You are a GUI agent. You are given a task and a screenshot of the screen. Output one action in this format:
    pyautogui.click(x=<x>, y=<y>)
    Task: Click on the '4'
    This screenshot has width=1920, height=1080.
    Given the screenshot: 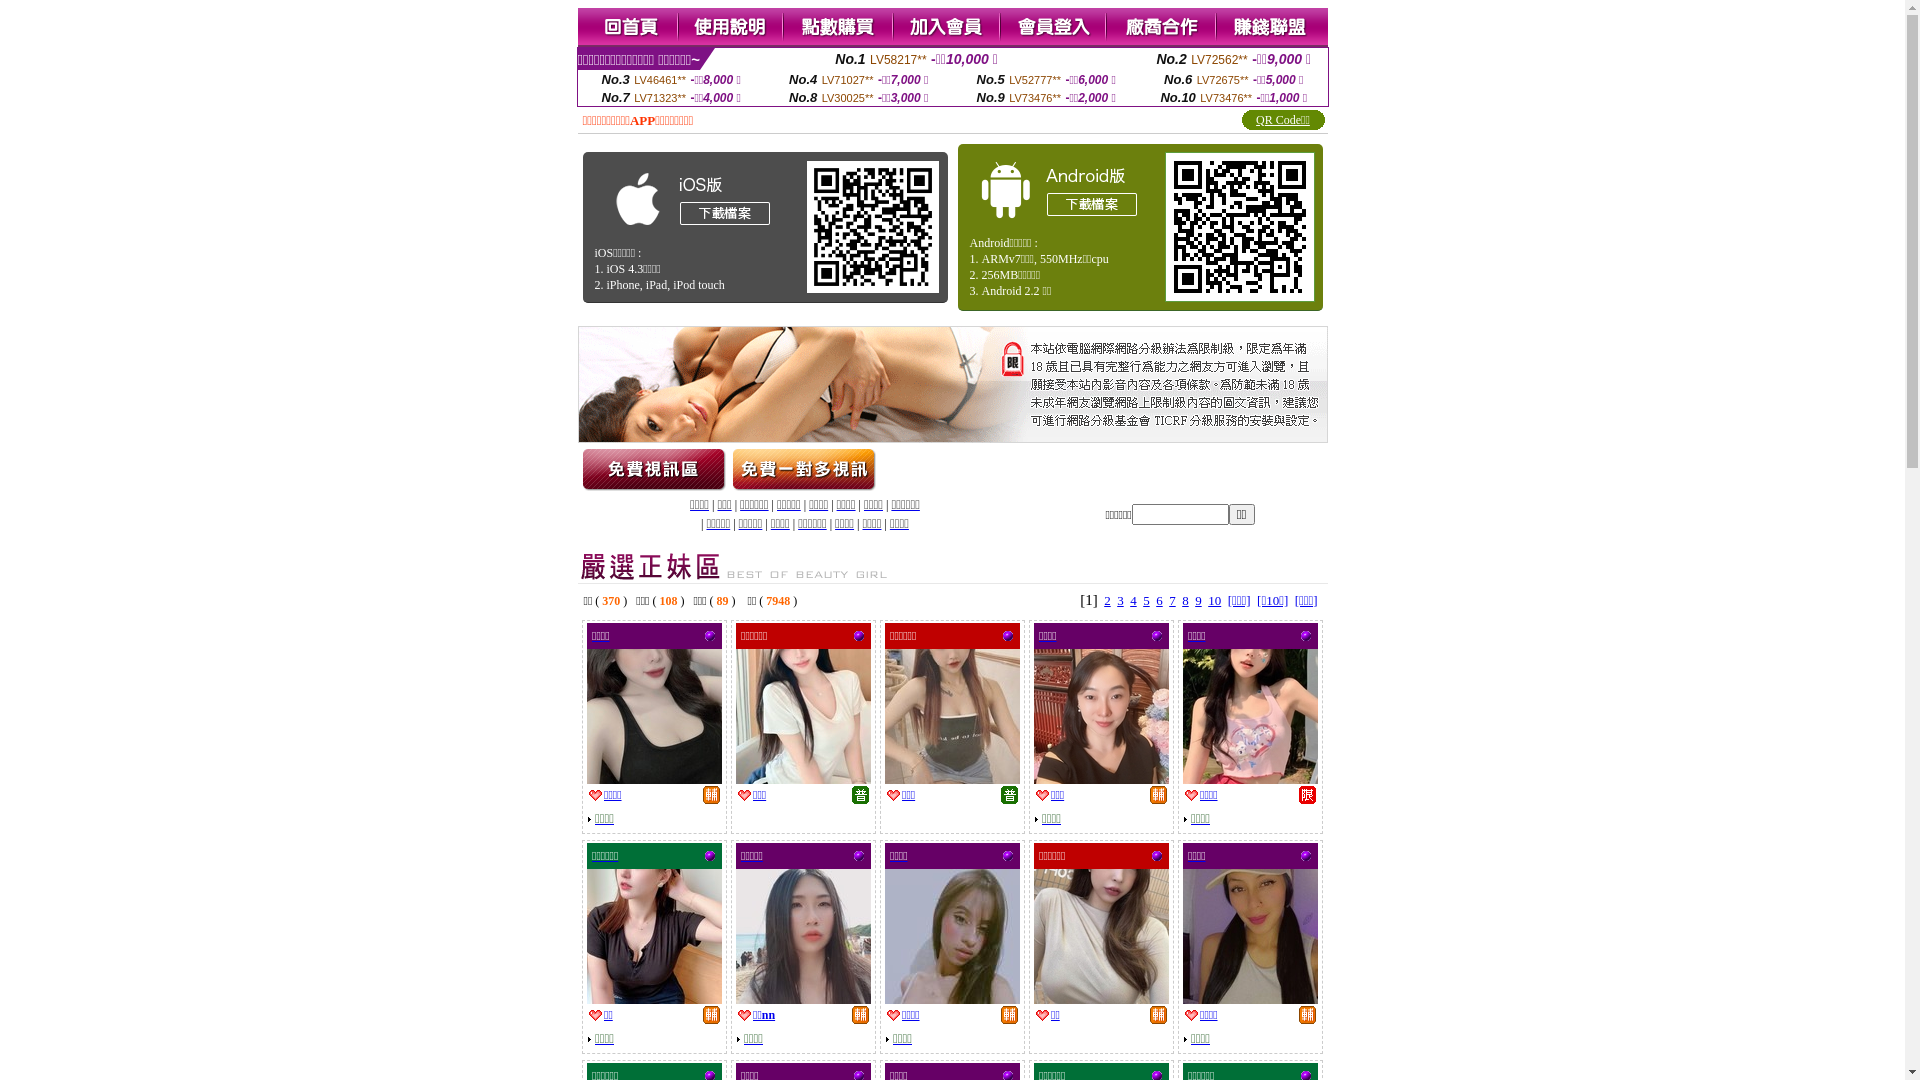 What is the action you would take?
    pyautogui.click(x=1133, y=599)
    